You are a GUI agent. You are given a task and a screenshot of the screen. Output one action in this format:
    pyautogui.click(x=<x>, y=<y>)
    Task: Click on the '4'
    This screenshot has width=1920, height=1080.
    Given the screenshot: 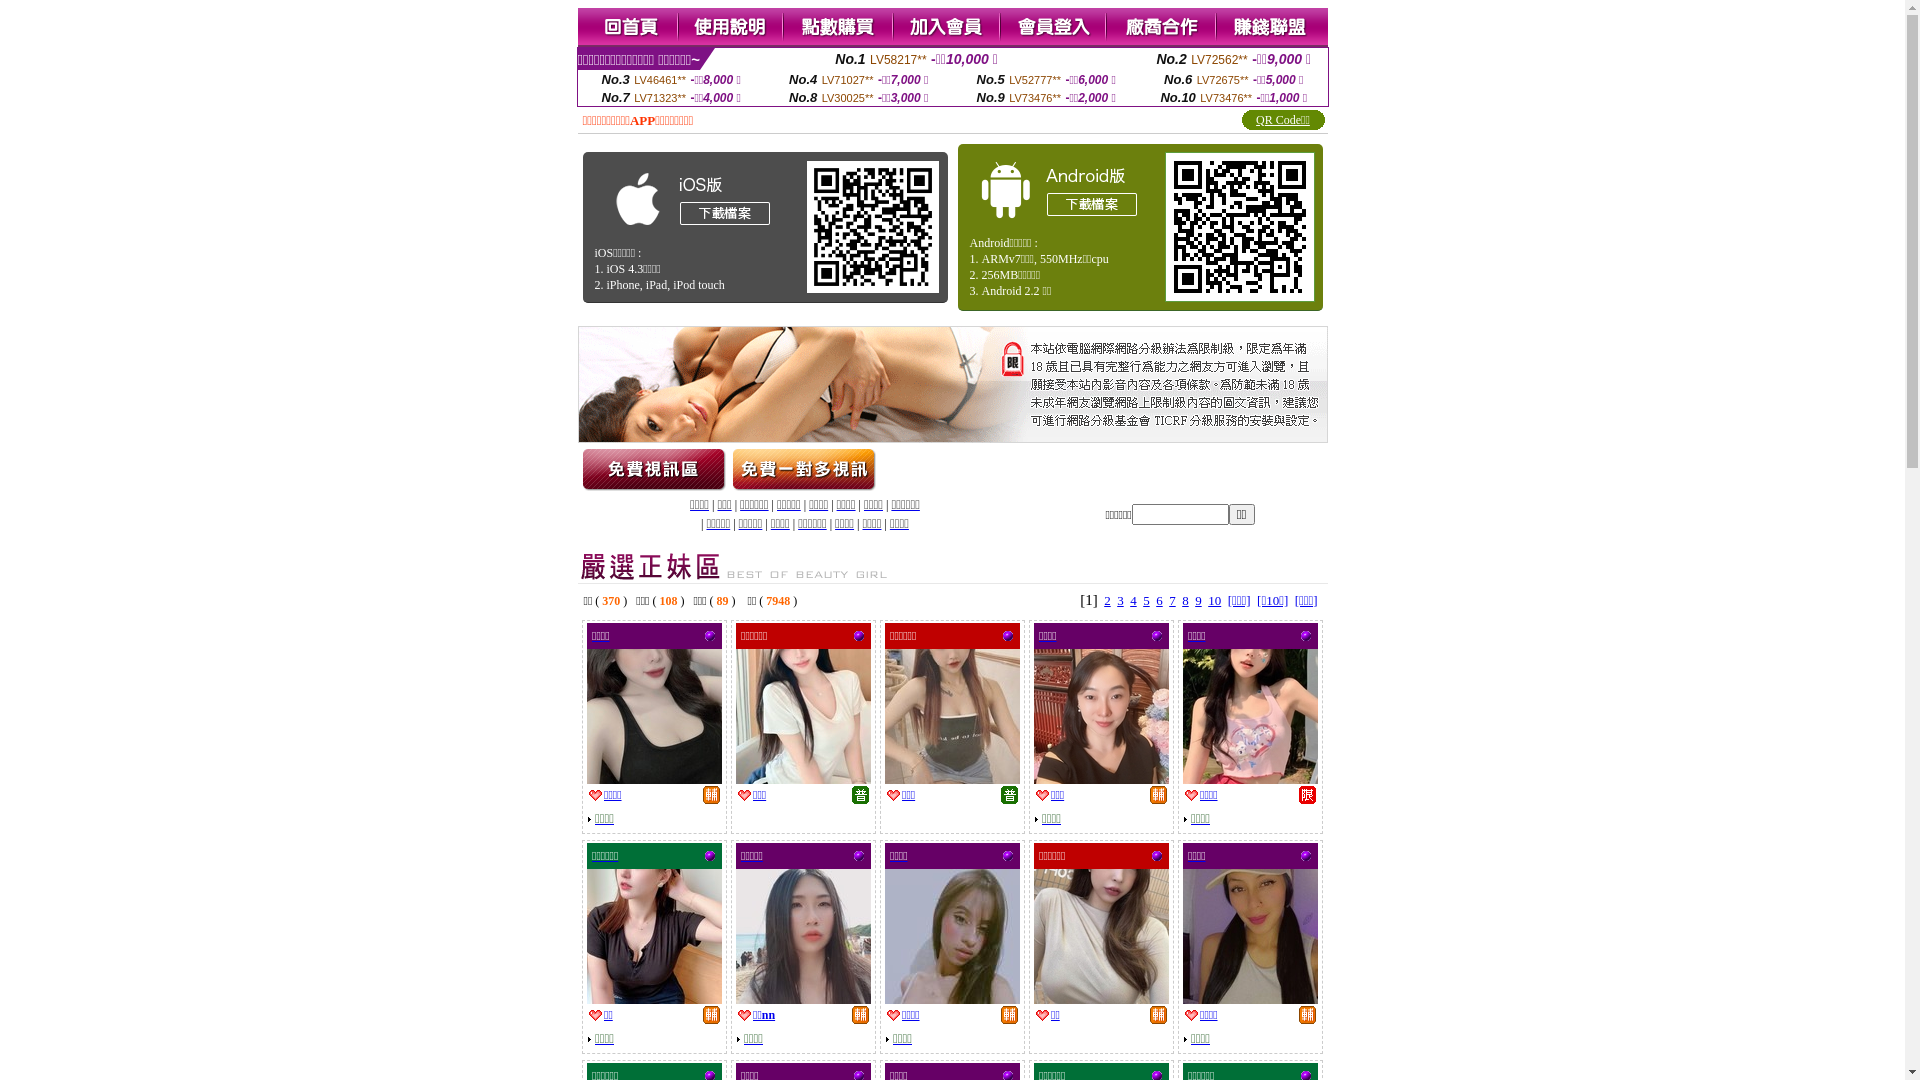 What is the action you would take?
    pyautogui.click(x=1133, y=599)
    